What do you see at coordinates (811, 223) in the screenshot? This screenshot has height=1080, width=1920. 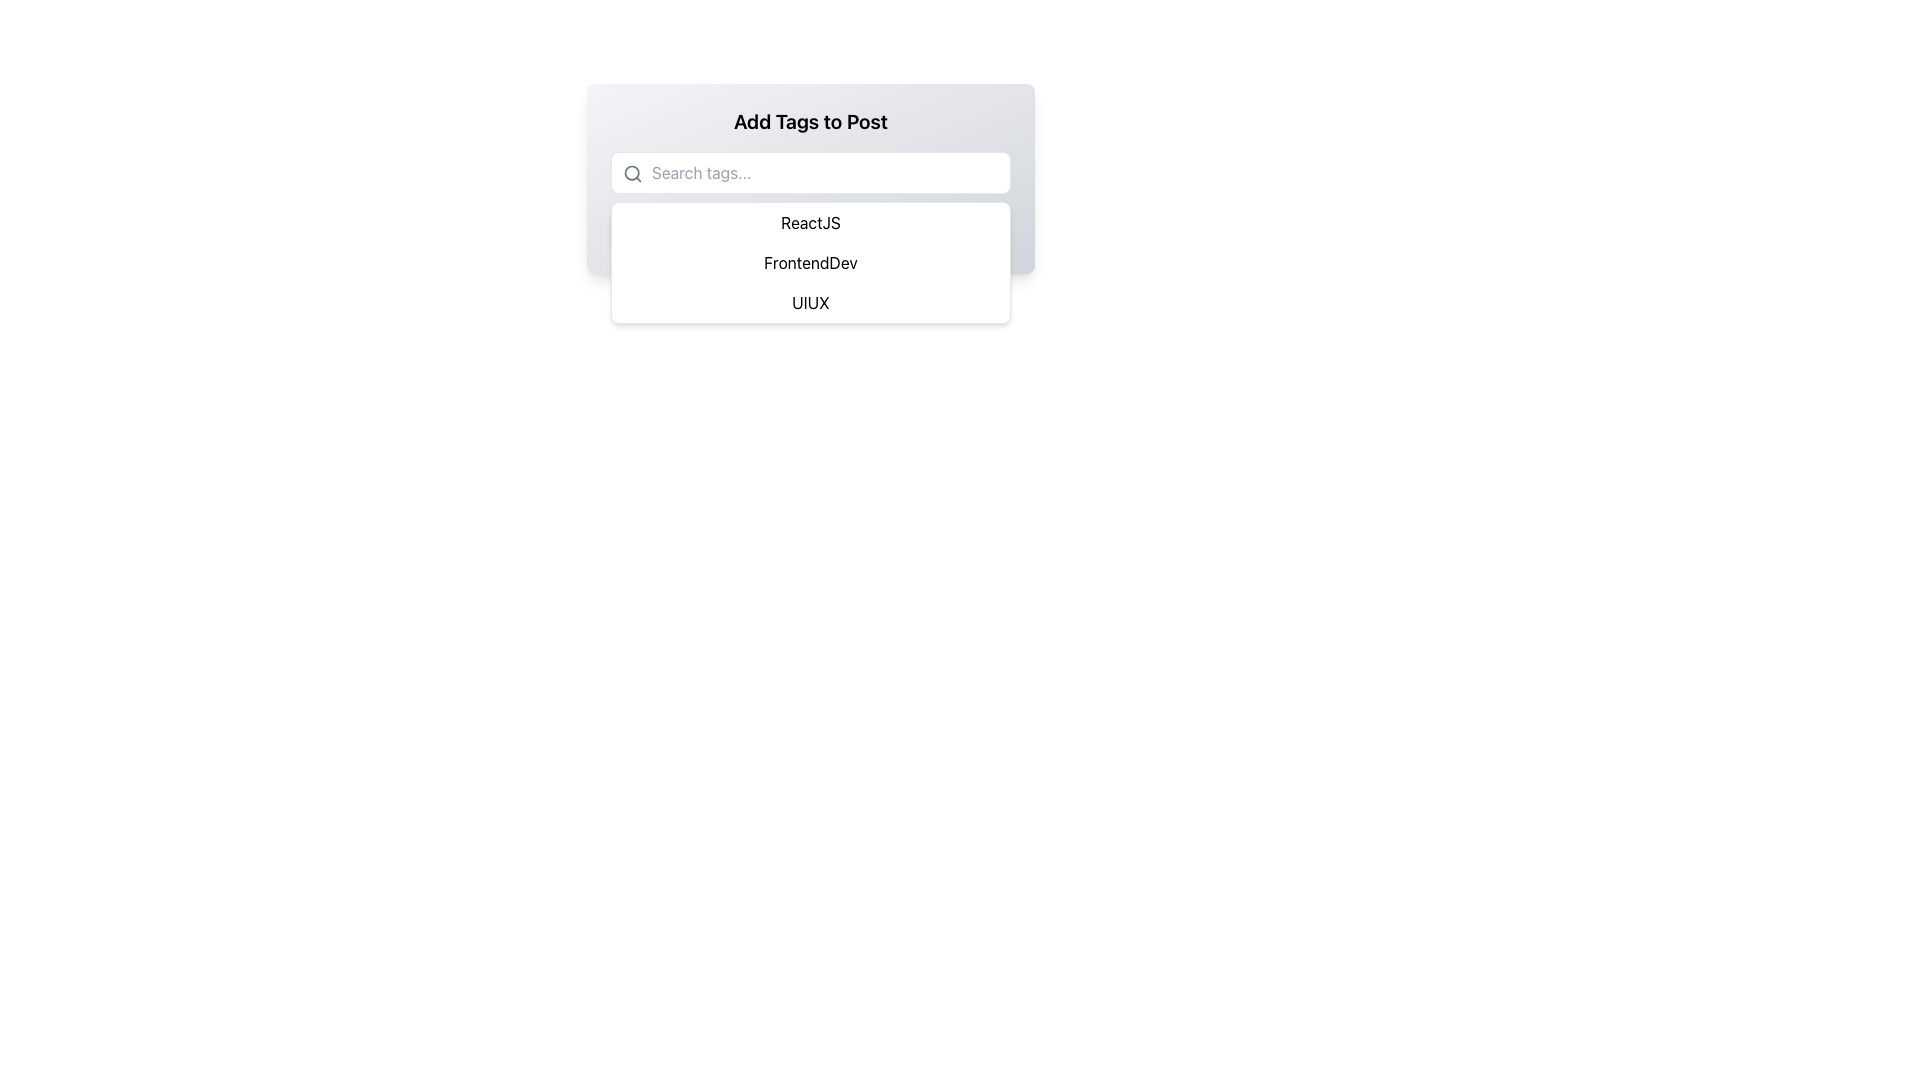 I see `the list item displaying 'ReactJS' in a vertical dropdown menu` at bounding box center [811, 223].